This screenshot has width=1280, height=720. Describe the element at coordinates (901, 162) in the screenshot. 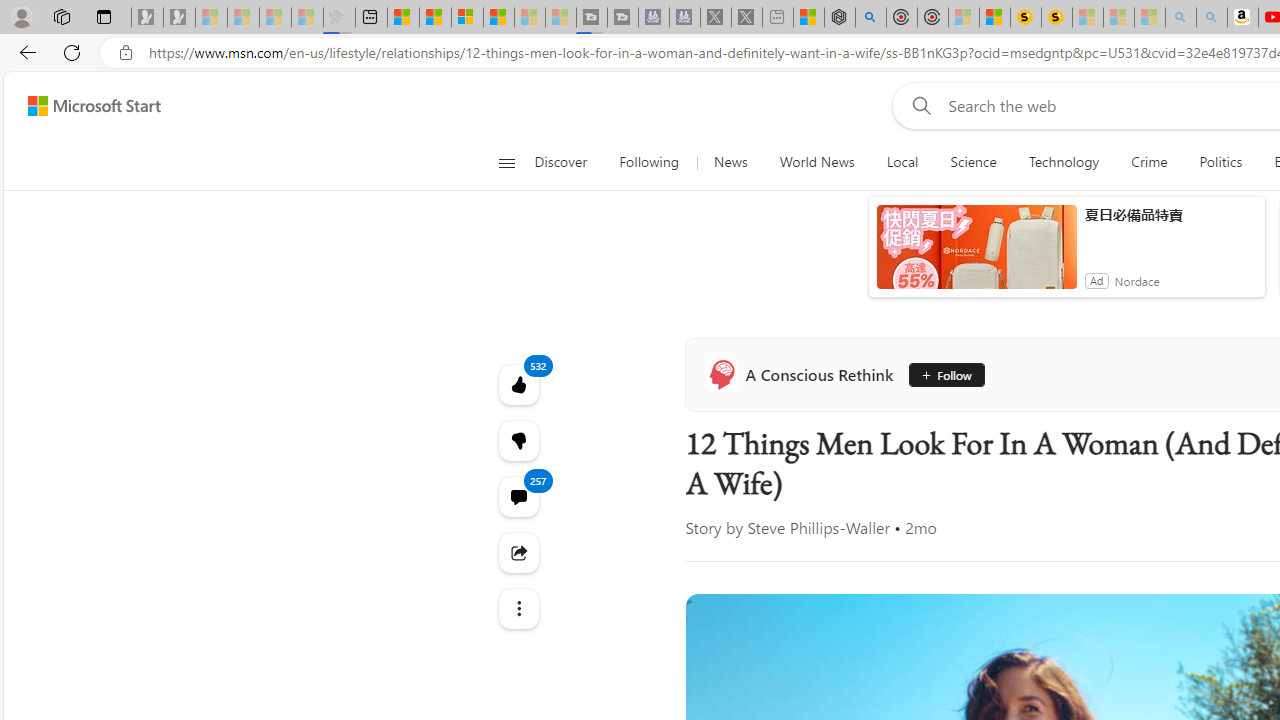

I see `'Local'` at that location.